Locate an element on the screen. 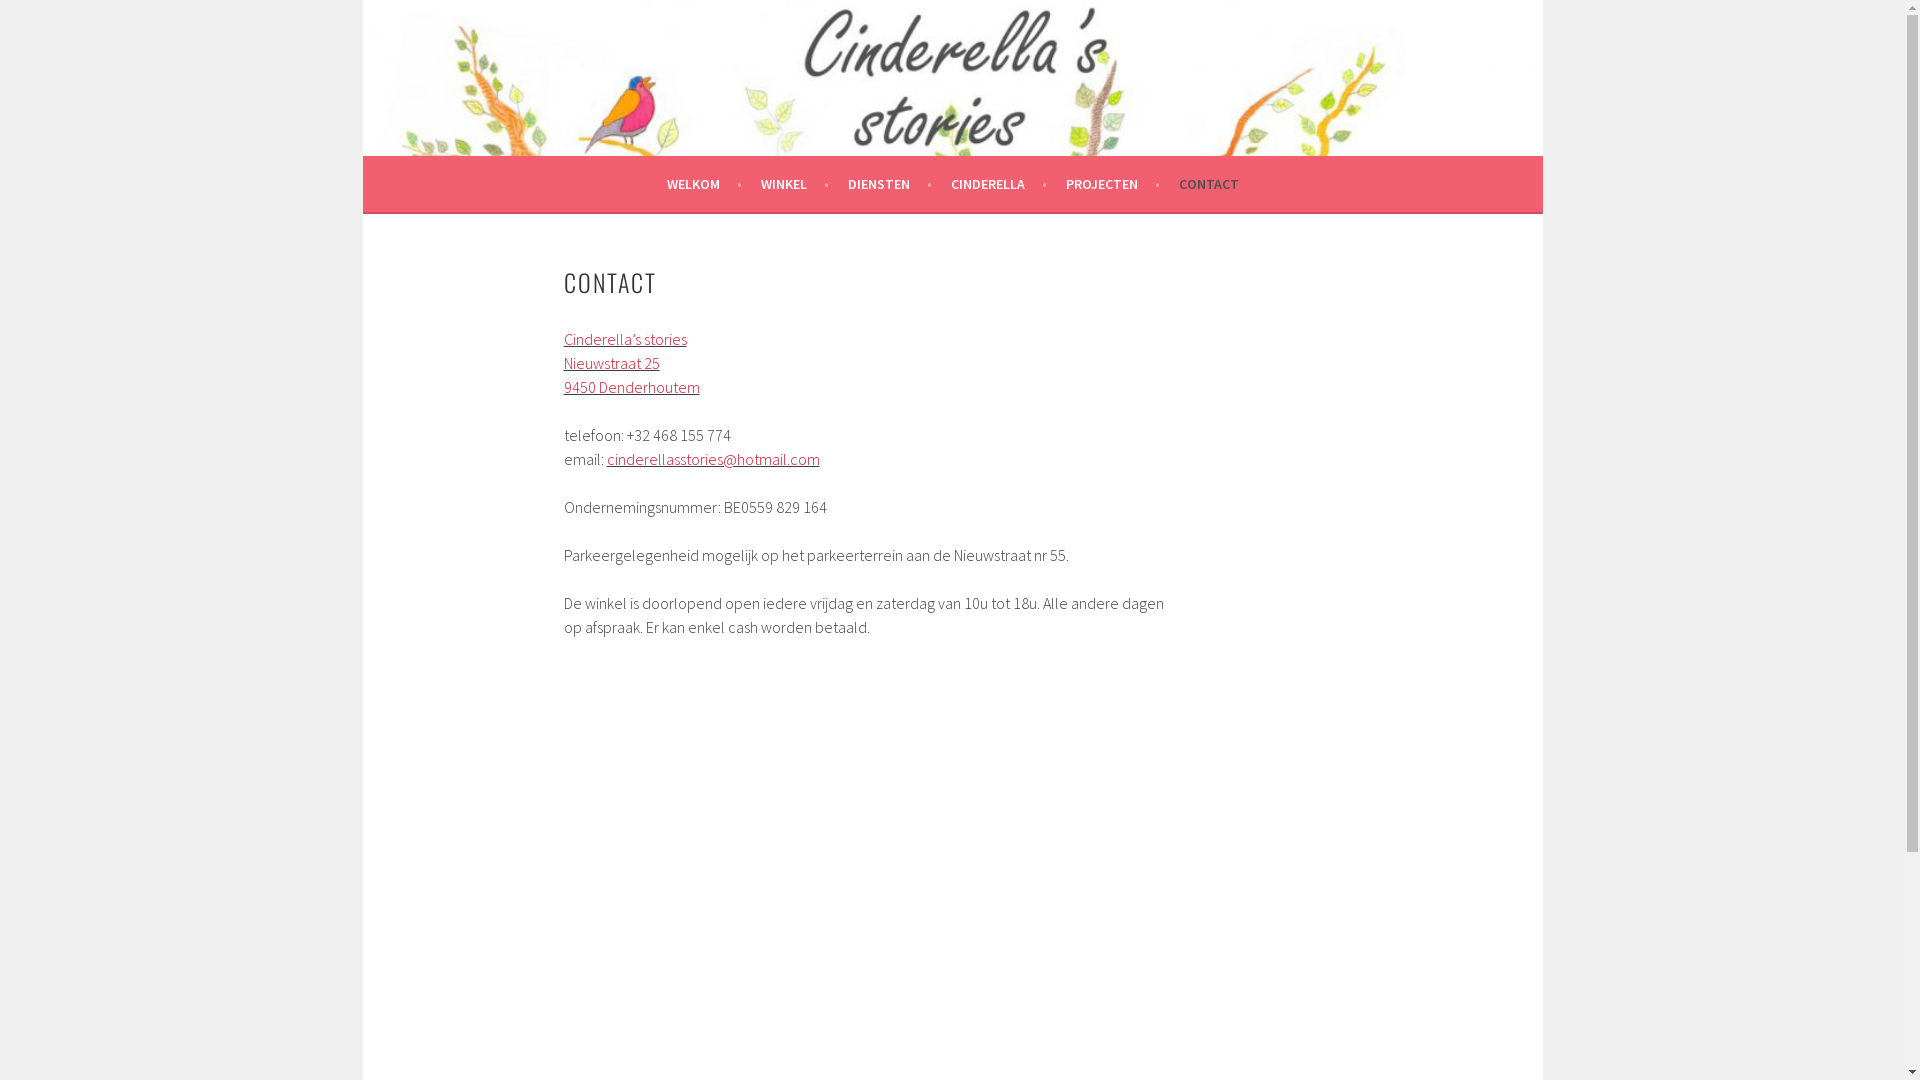 Image resolution: width=1920 pixels, height=1080 pixels. 'WINKEL' is located at coordinates (792, 184).